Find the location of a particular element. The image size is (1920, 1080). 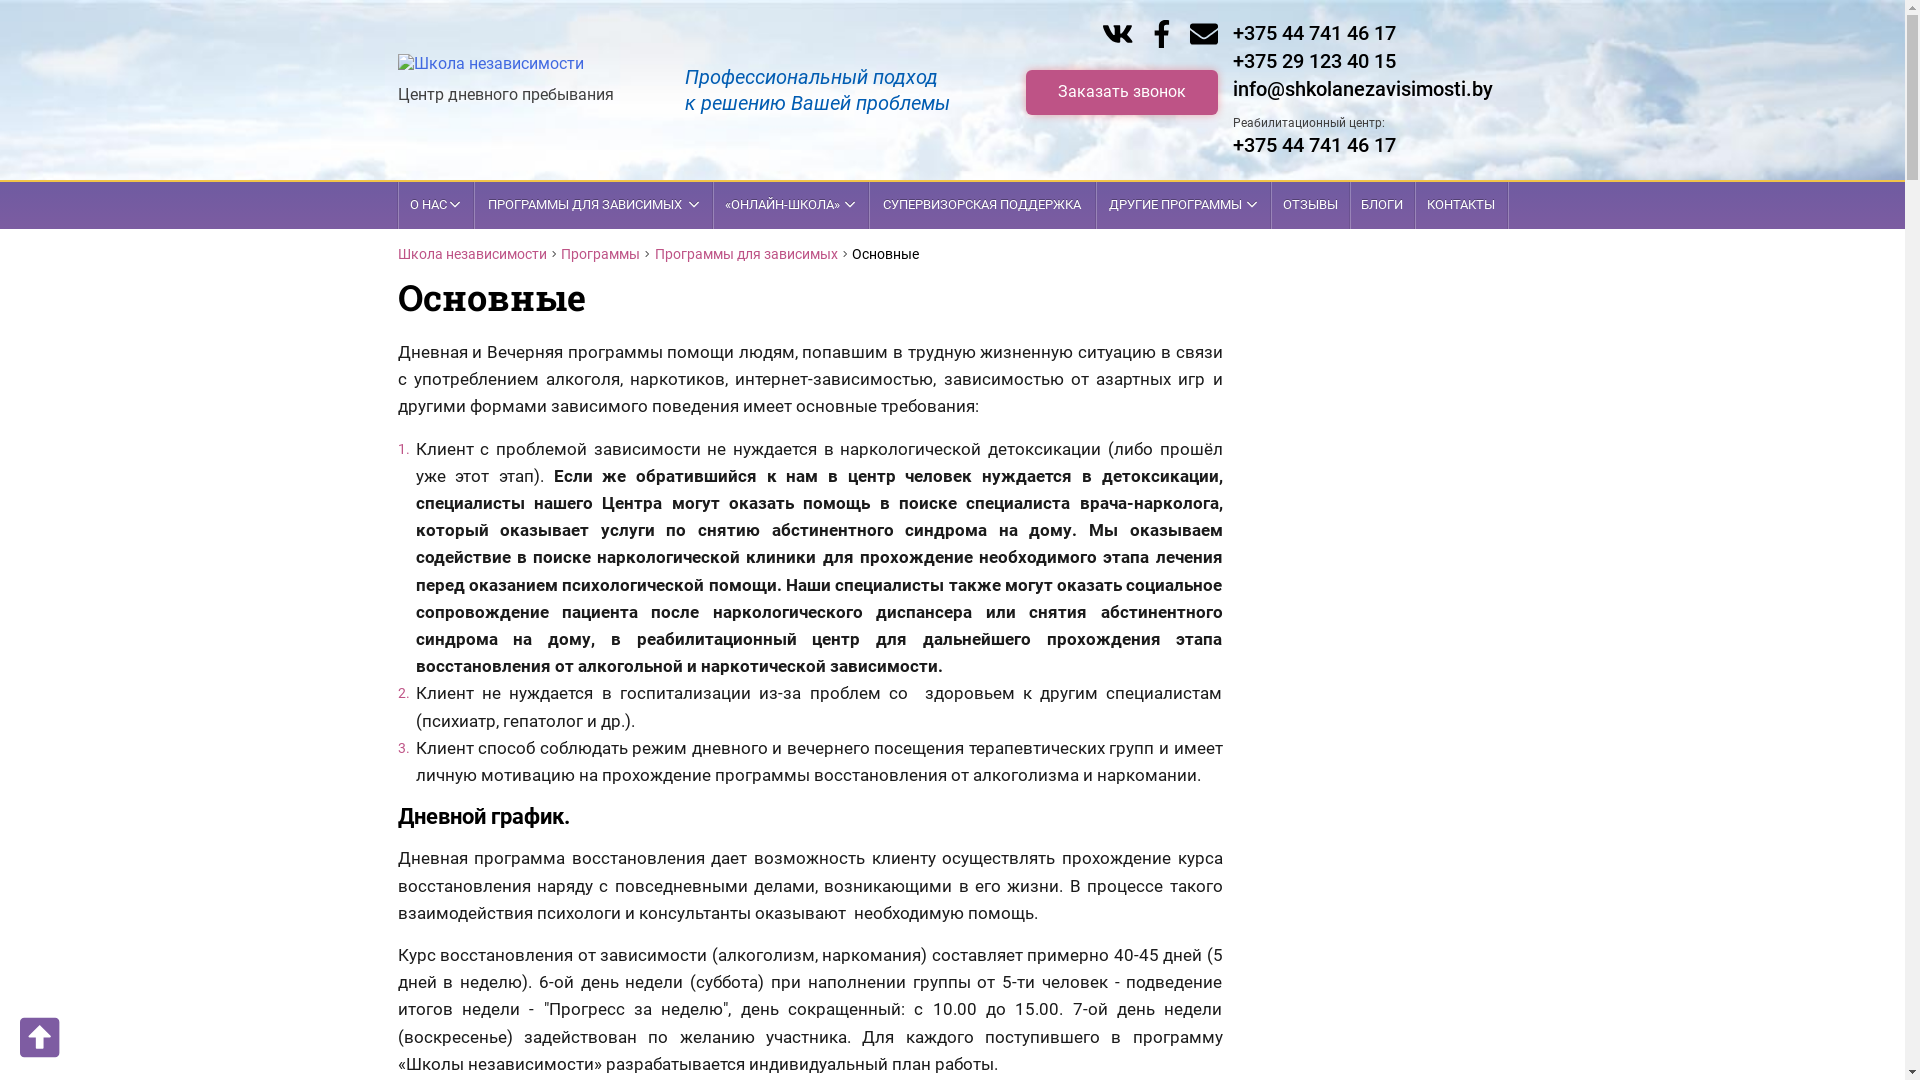

'info@shkolanezavisimosti.by' is located at coordinates (1361, 87).